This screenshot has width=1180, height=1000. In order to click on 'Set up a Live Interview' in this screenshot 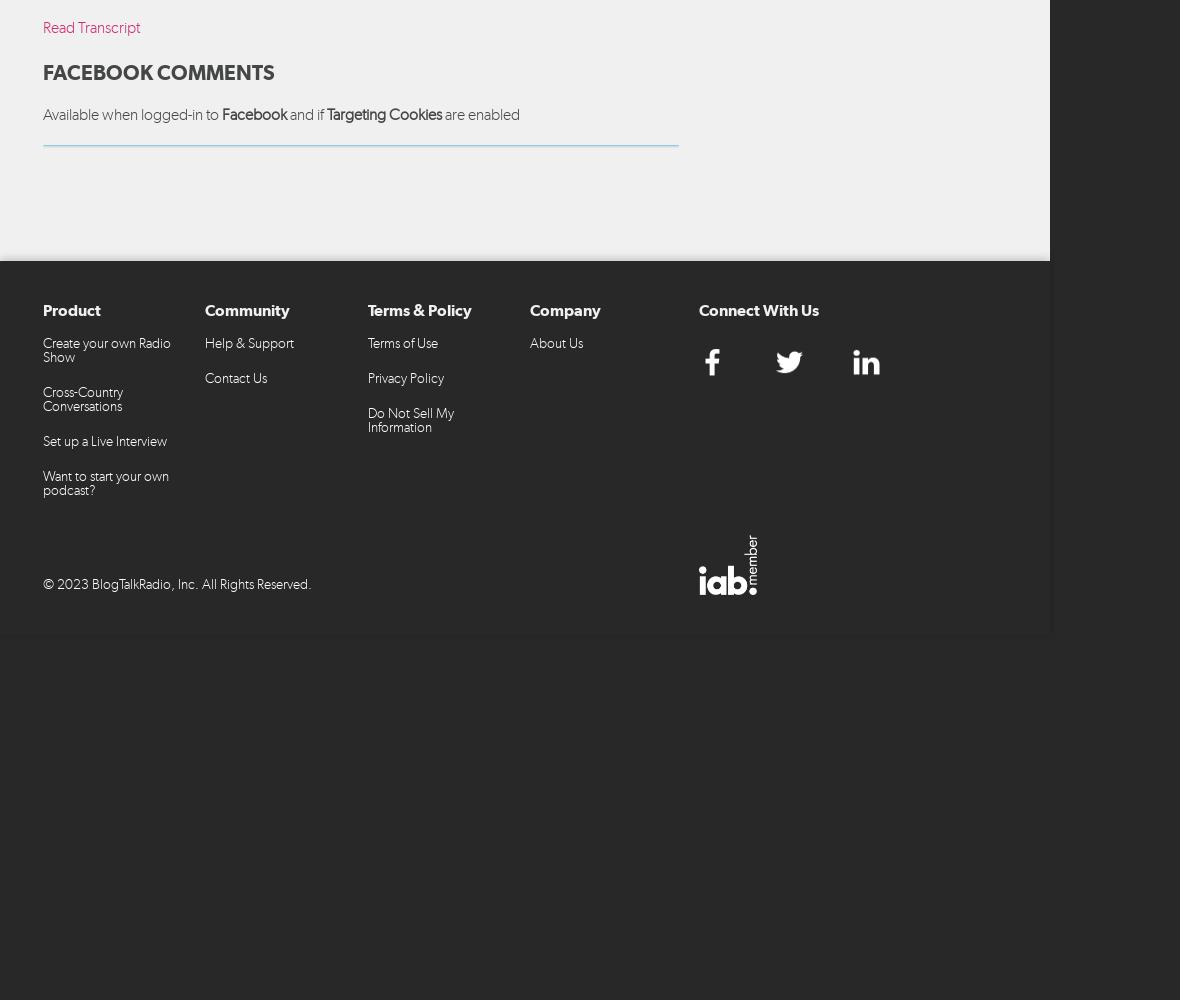, I will do `click(104, 439)`.